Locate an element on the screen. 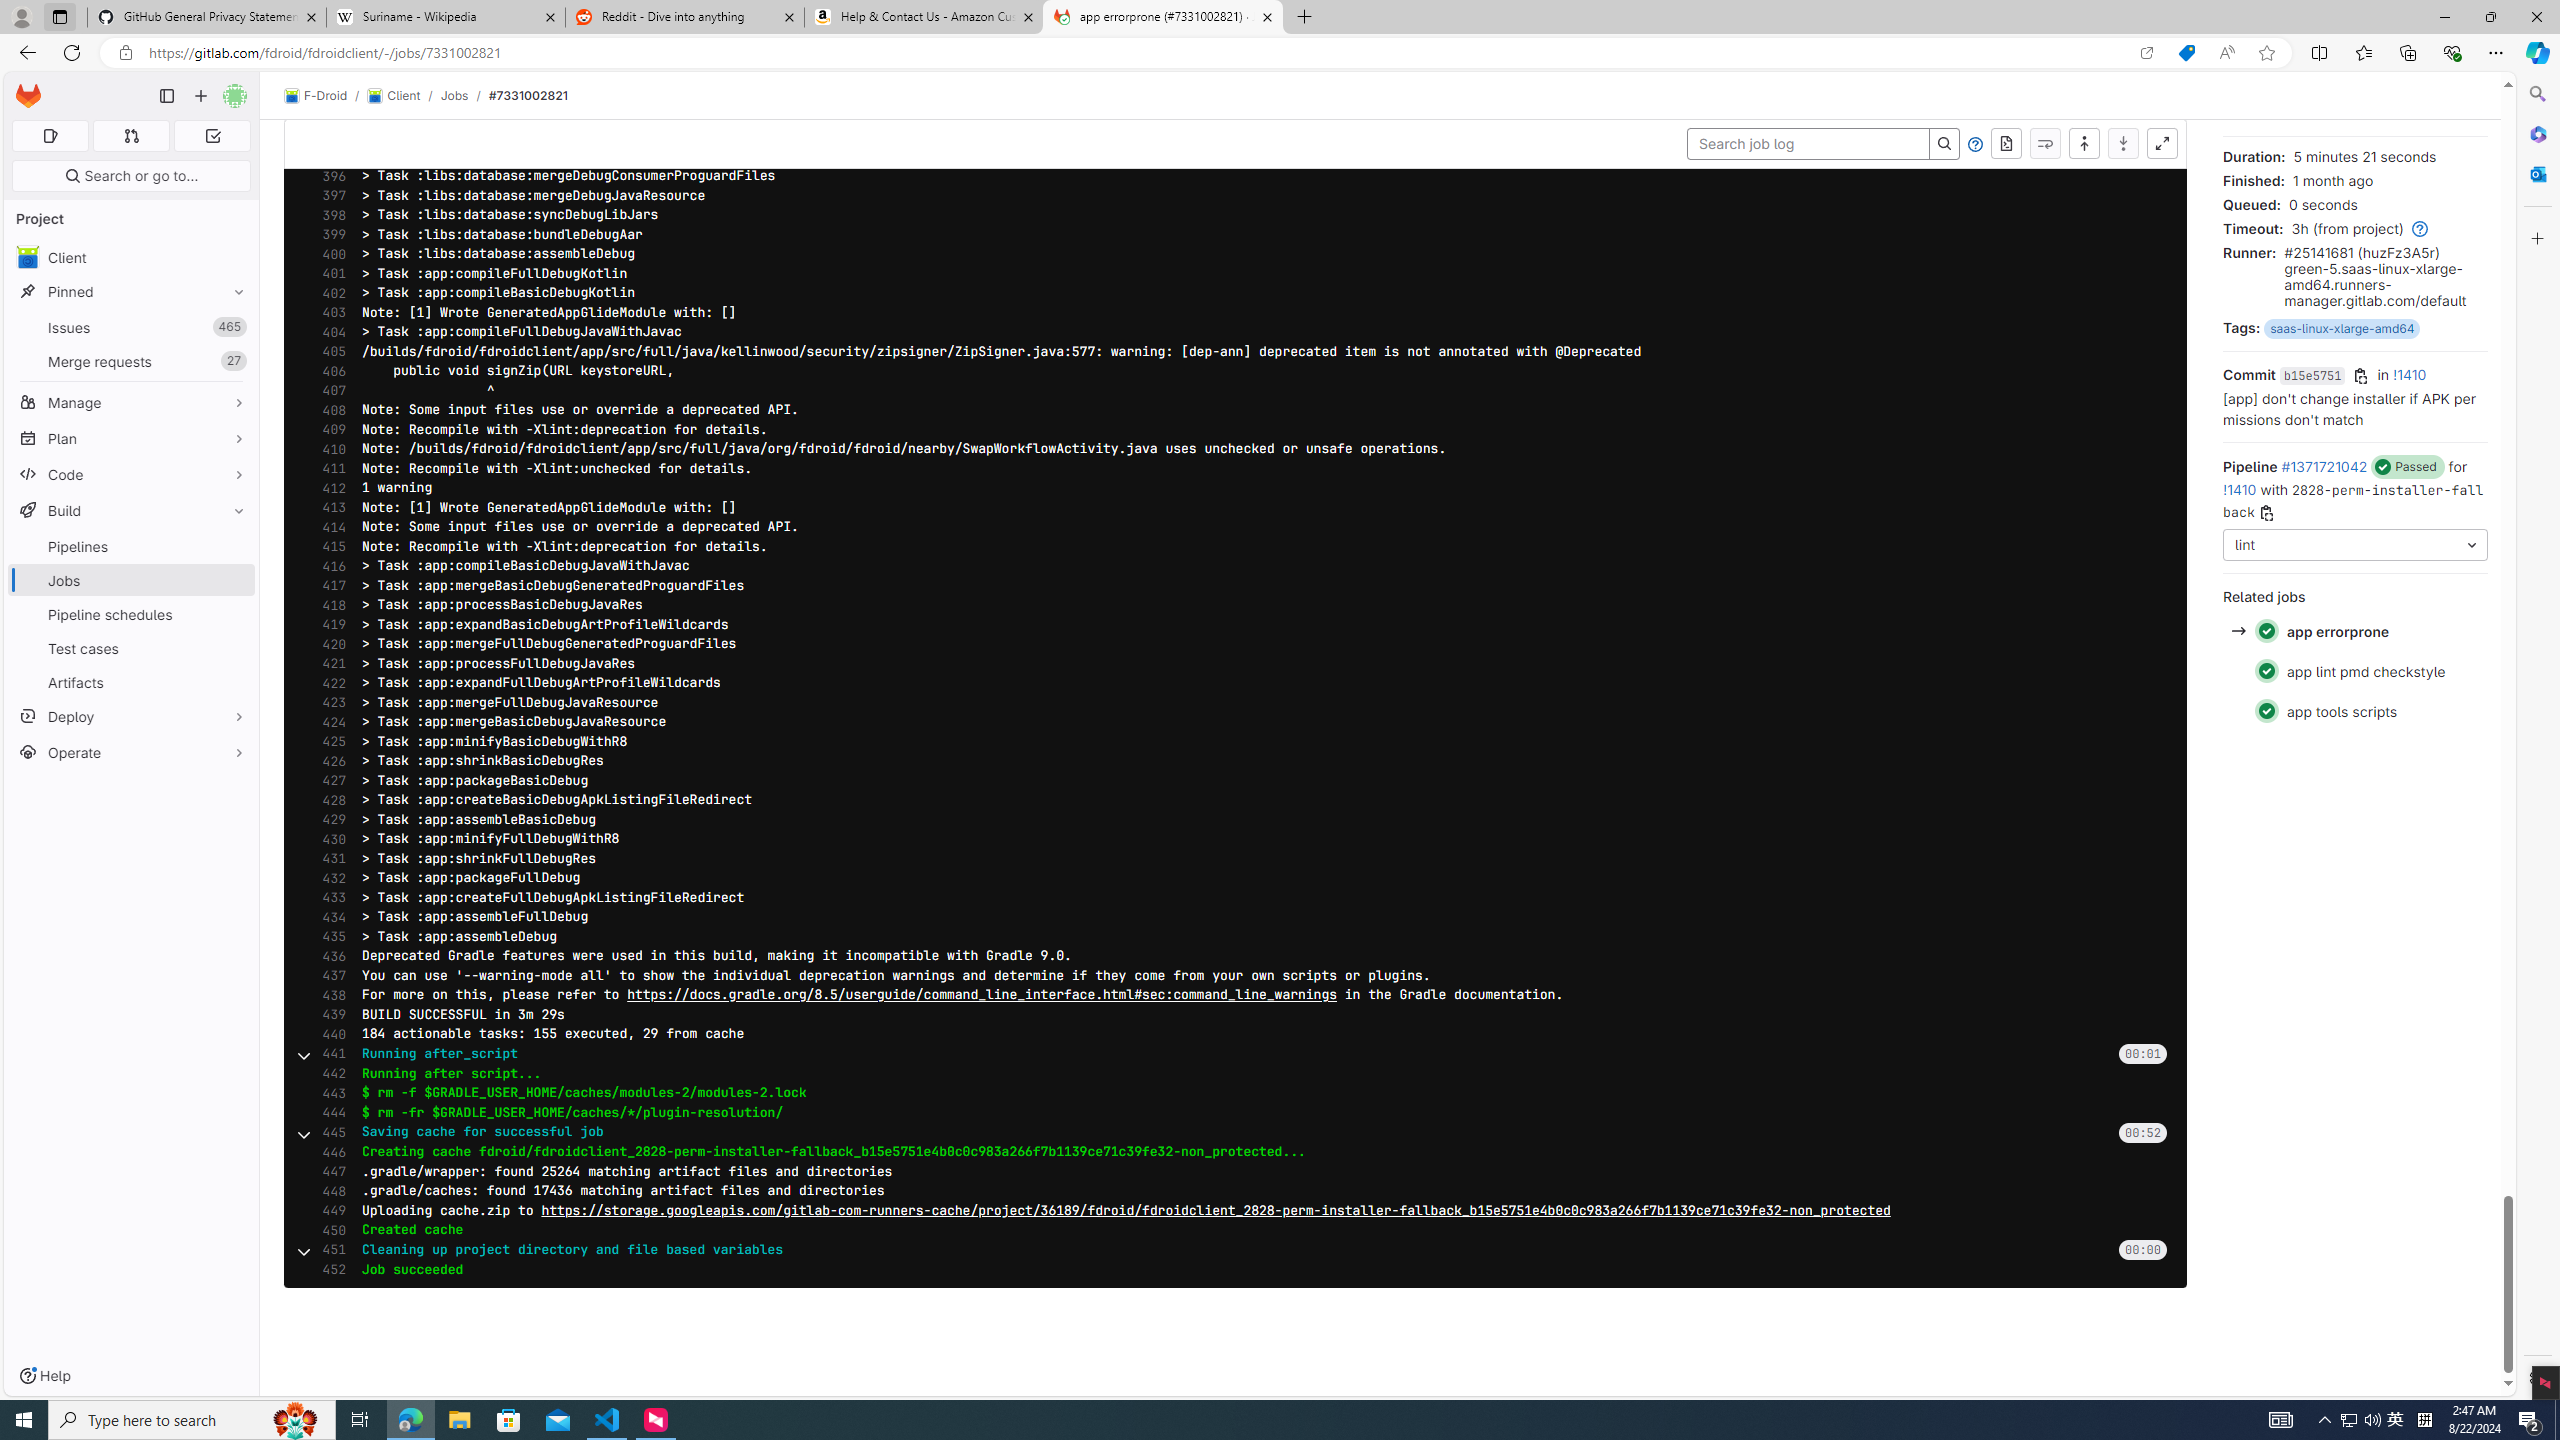 Image resolution: width=2560 pixels, height=1440 pixels. '418' is located at coordinates (327, 605).